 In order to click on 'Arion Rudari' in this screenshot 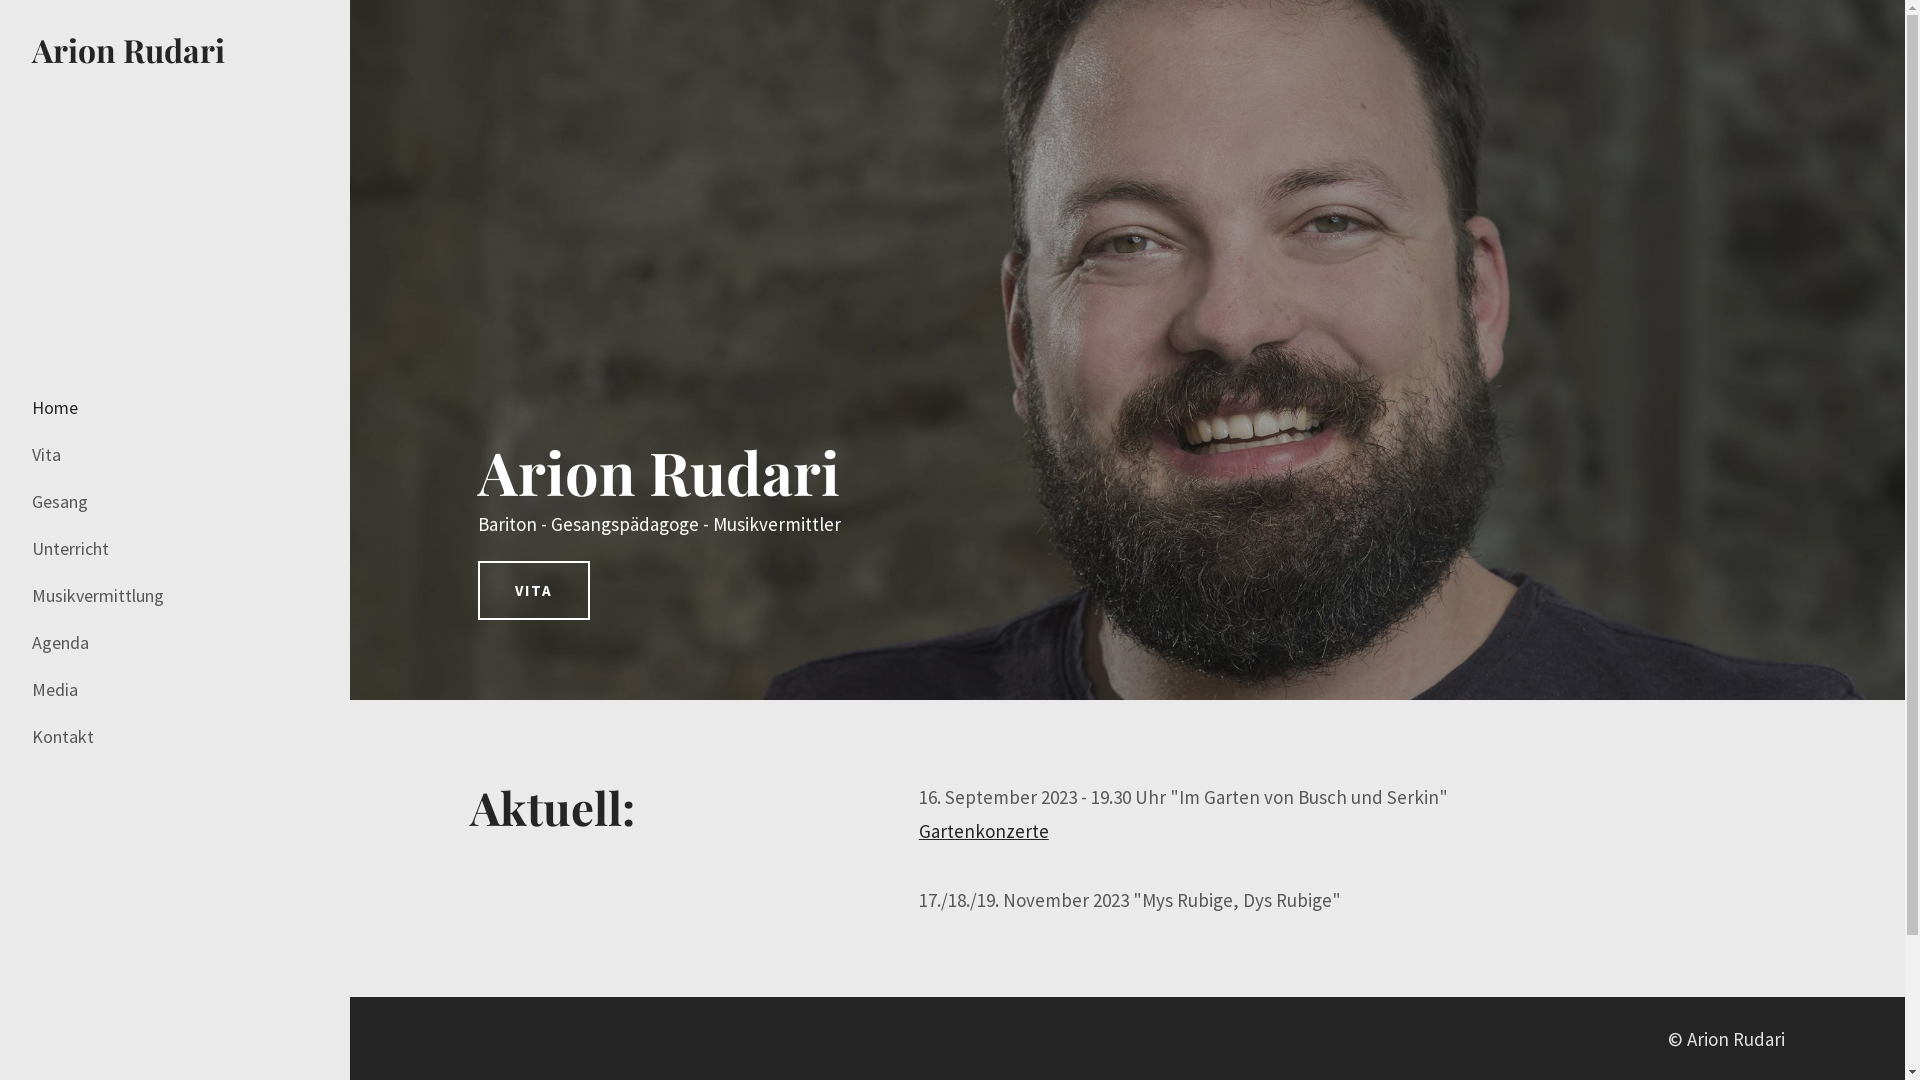, I will do `click(127, 48)`.